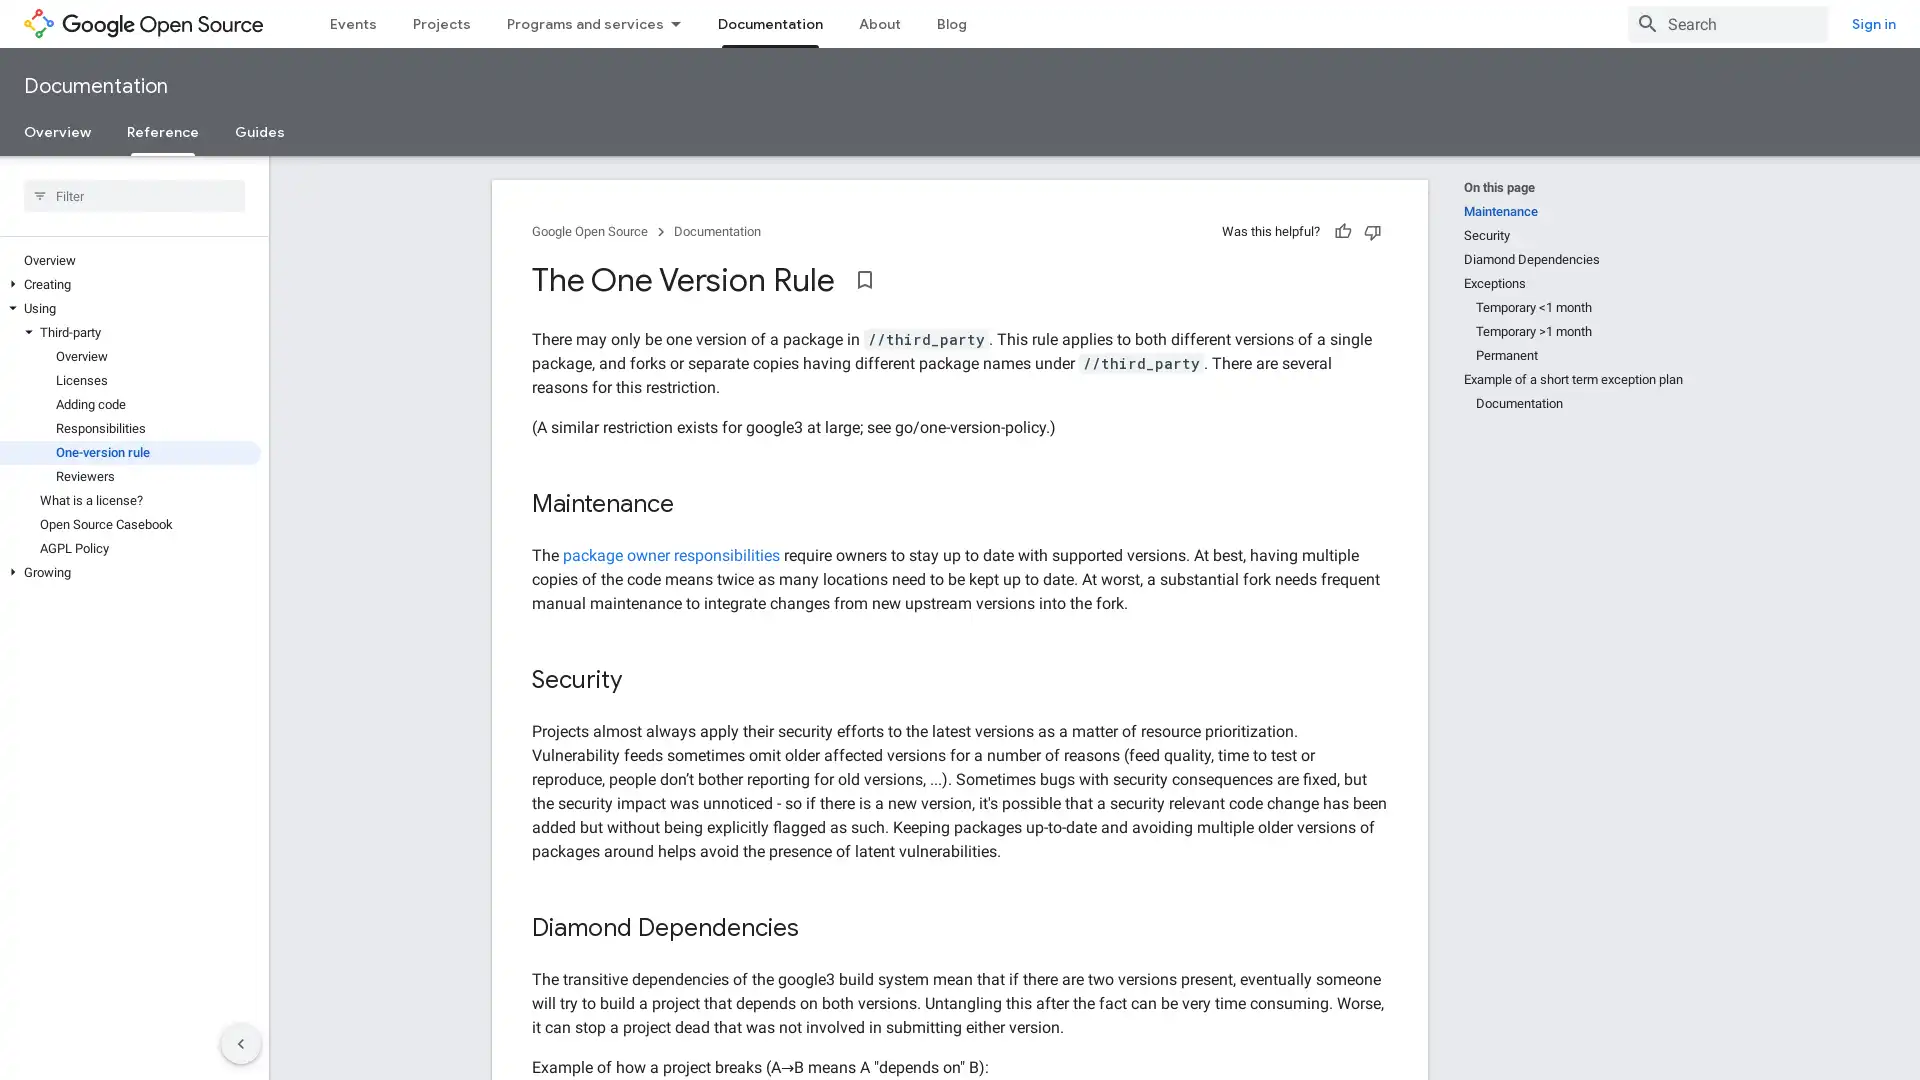 The height and width of the screenshot is (1080, 1920). What do you see at coordinates (643, 680) in the screenshot?
I see `Copy link to this section: Security` at bounding box center [643, 680].